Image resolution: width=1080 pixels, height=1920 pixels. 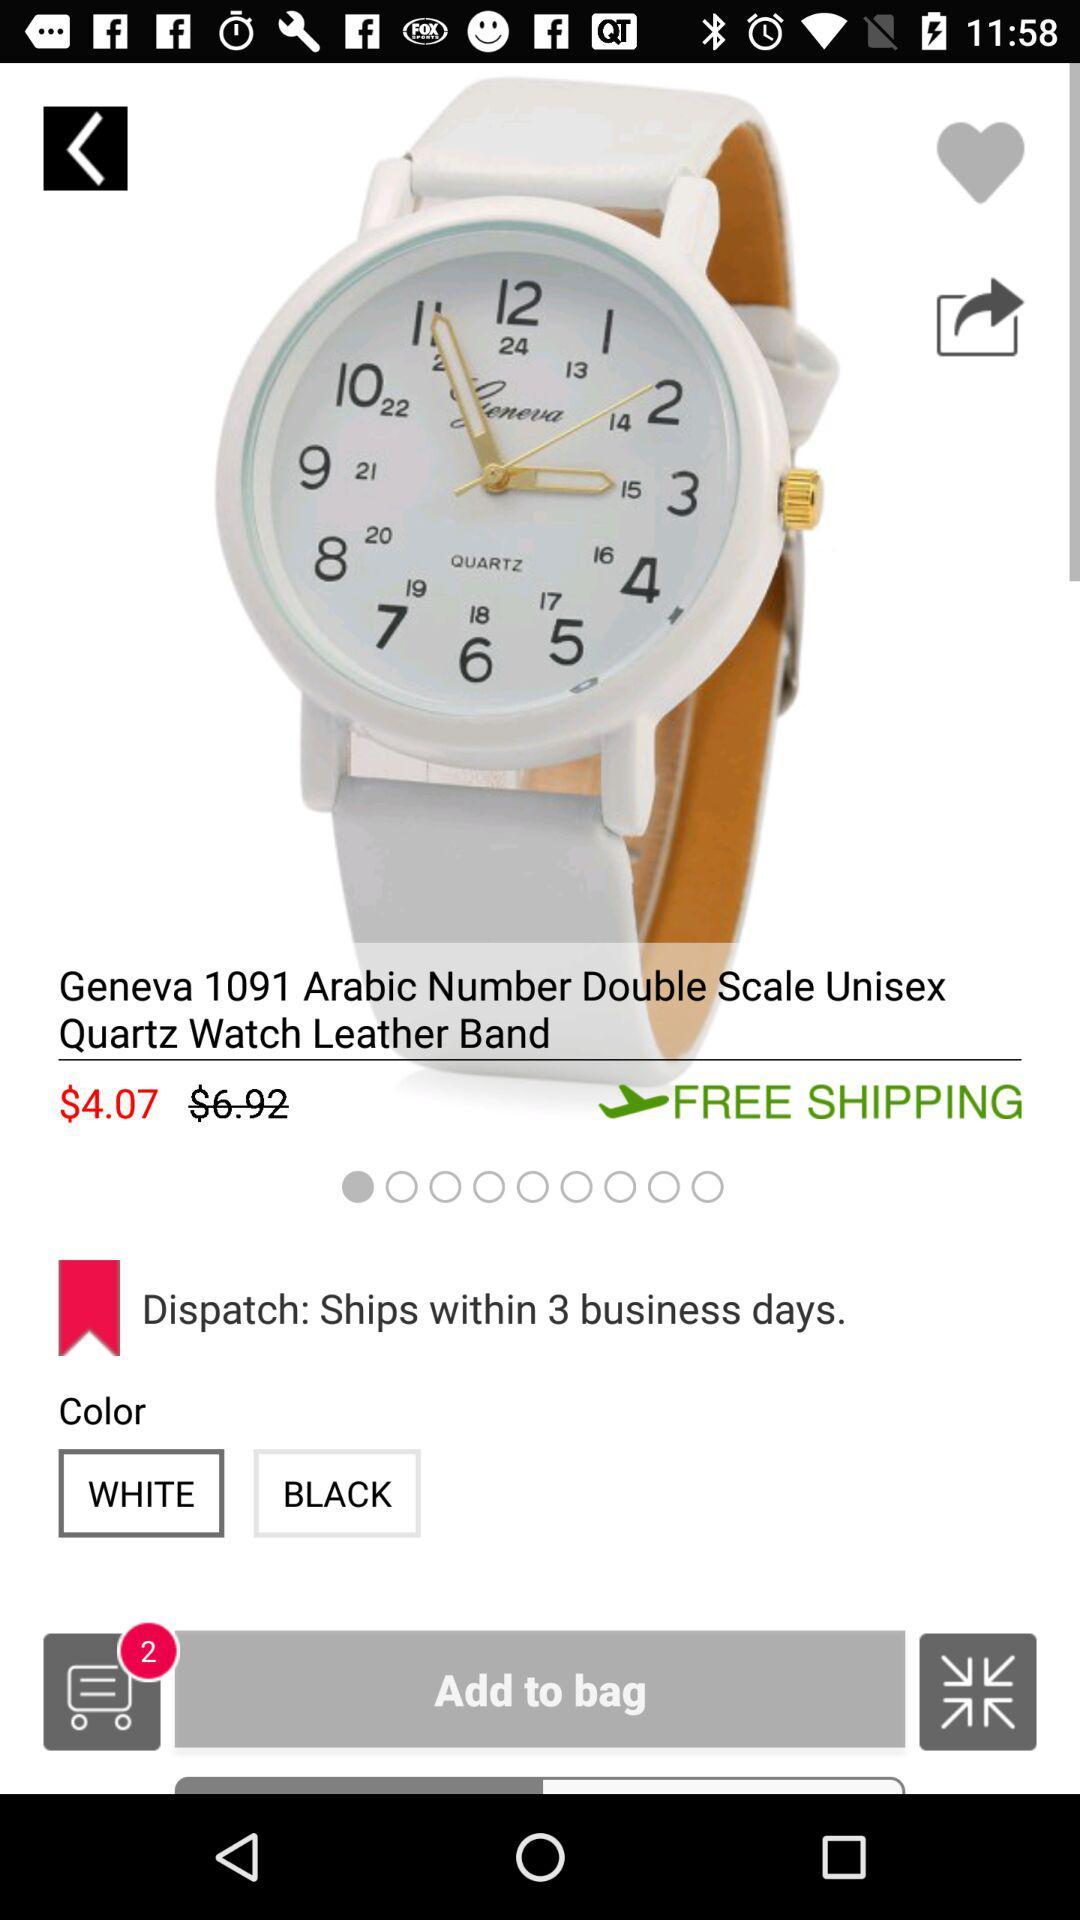 What do you see at coordinates (101, 1691) in the screenshot?
I see `cart` at bounding box center [101, 1691].